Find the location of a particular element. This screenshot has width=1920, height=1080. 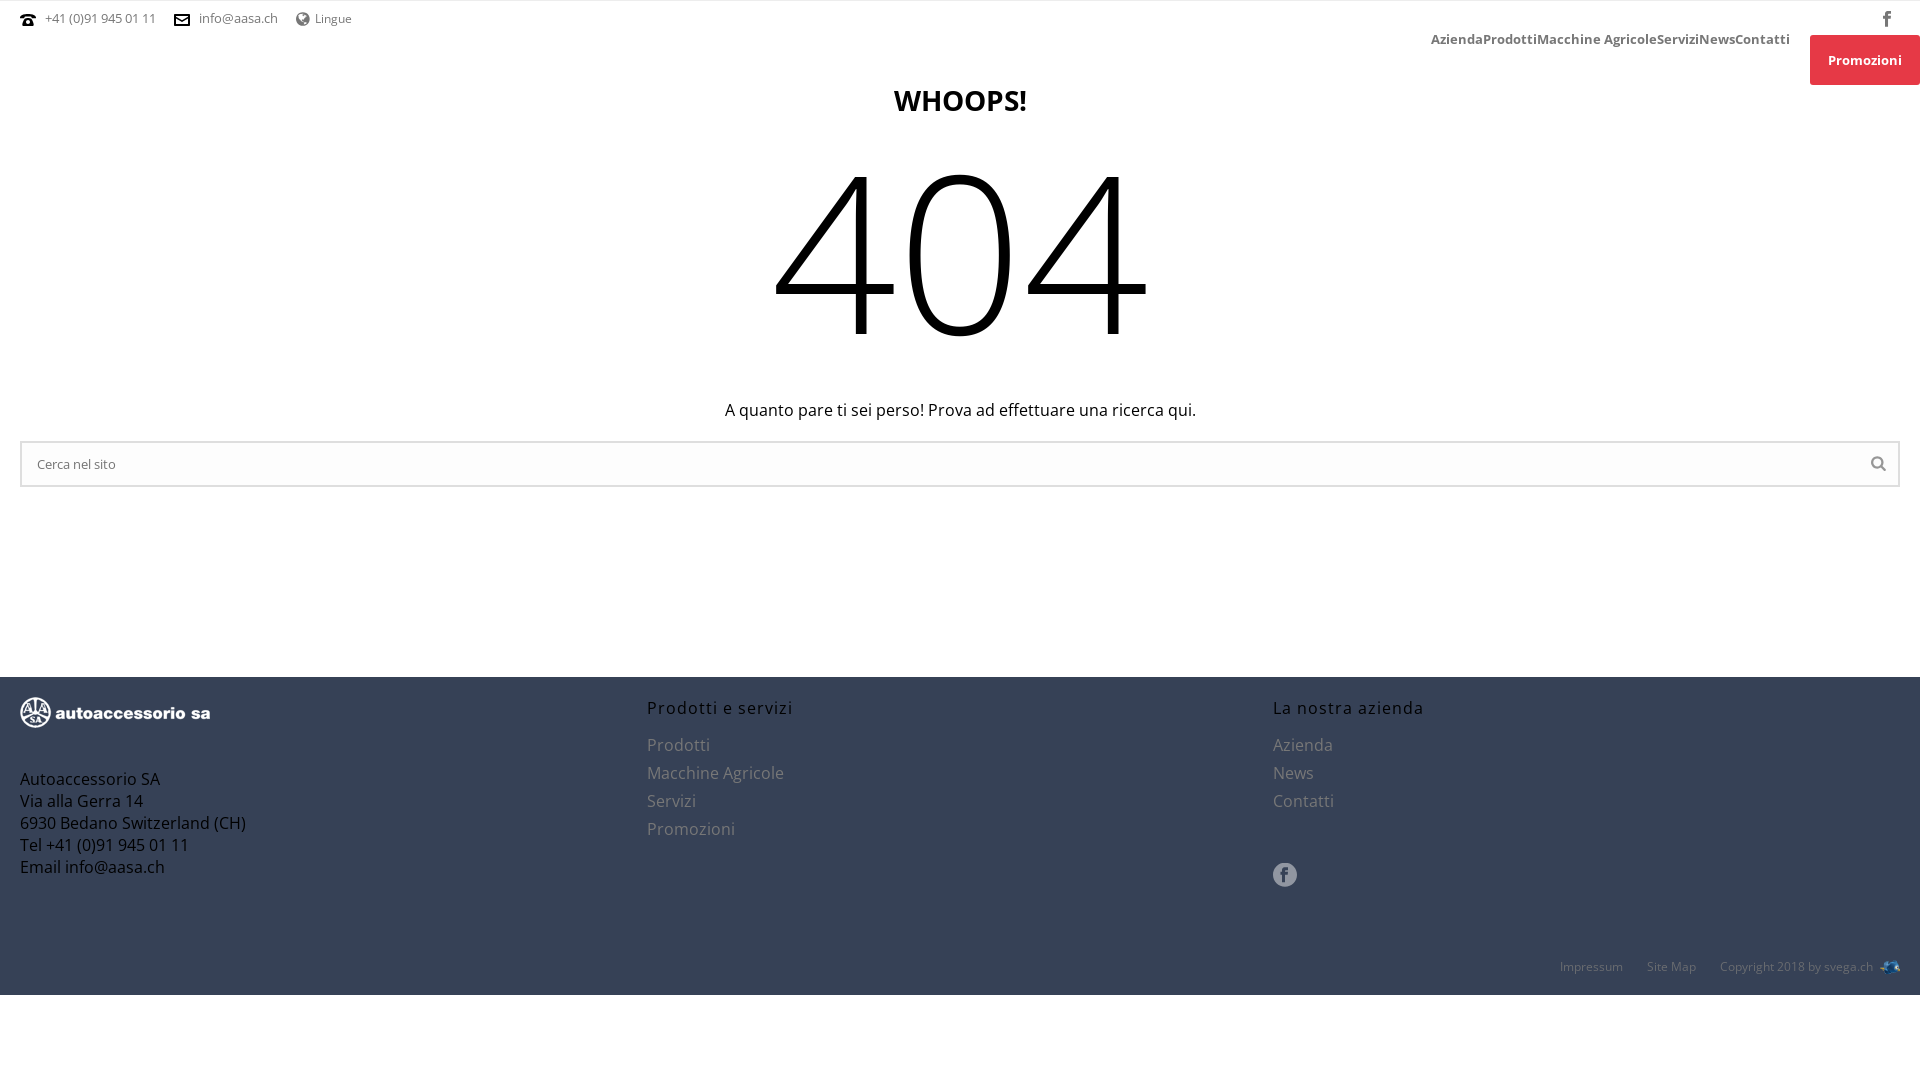

'Impressum' is located at coordinates (1590, 966).